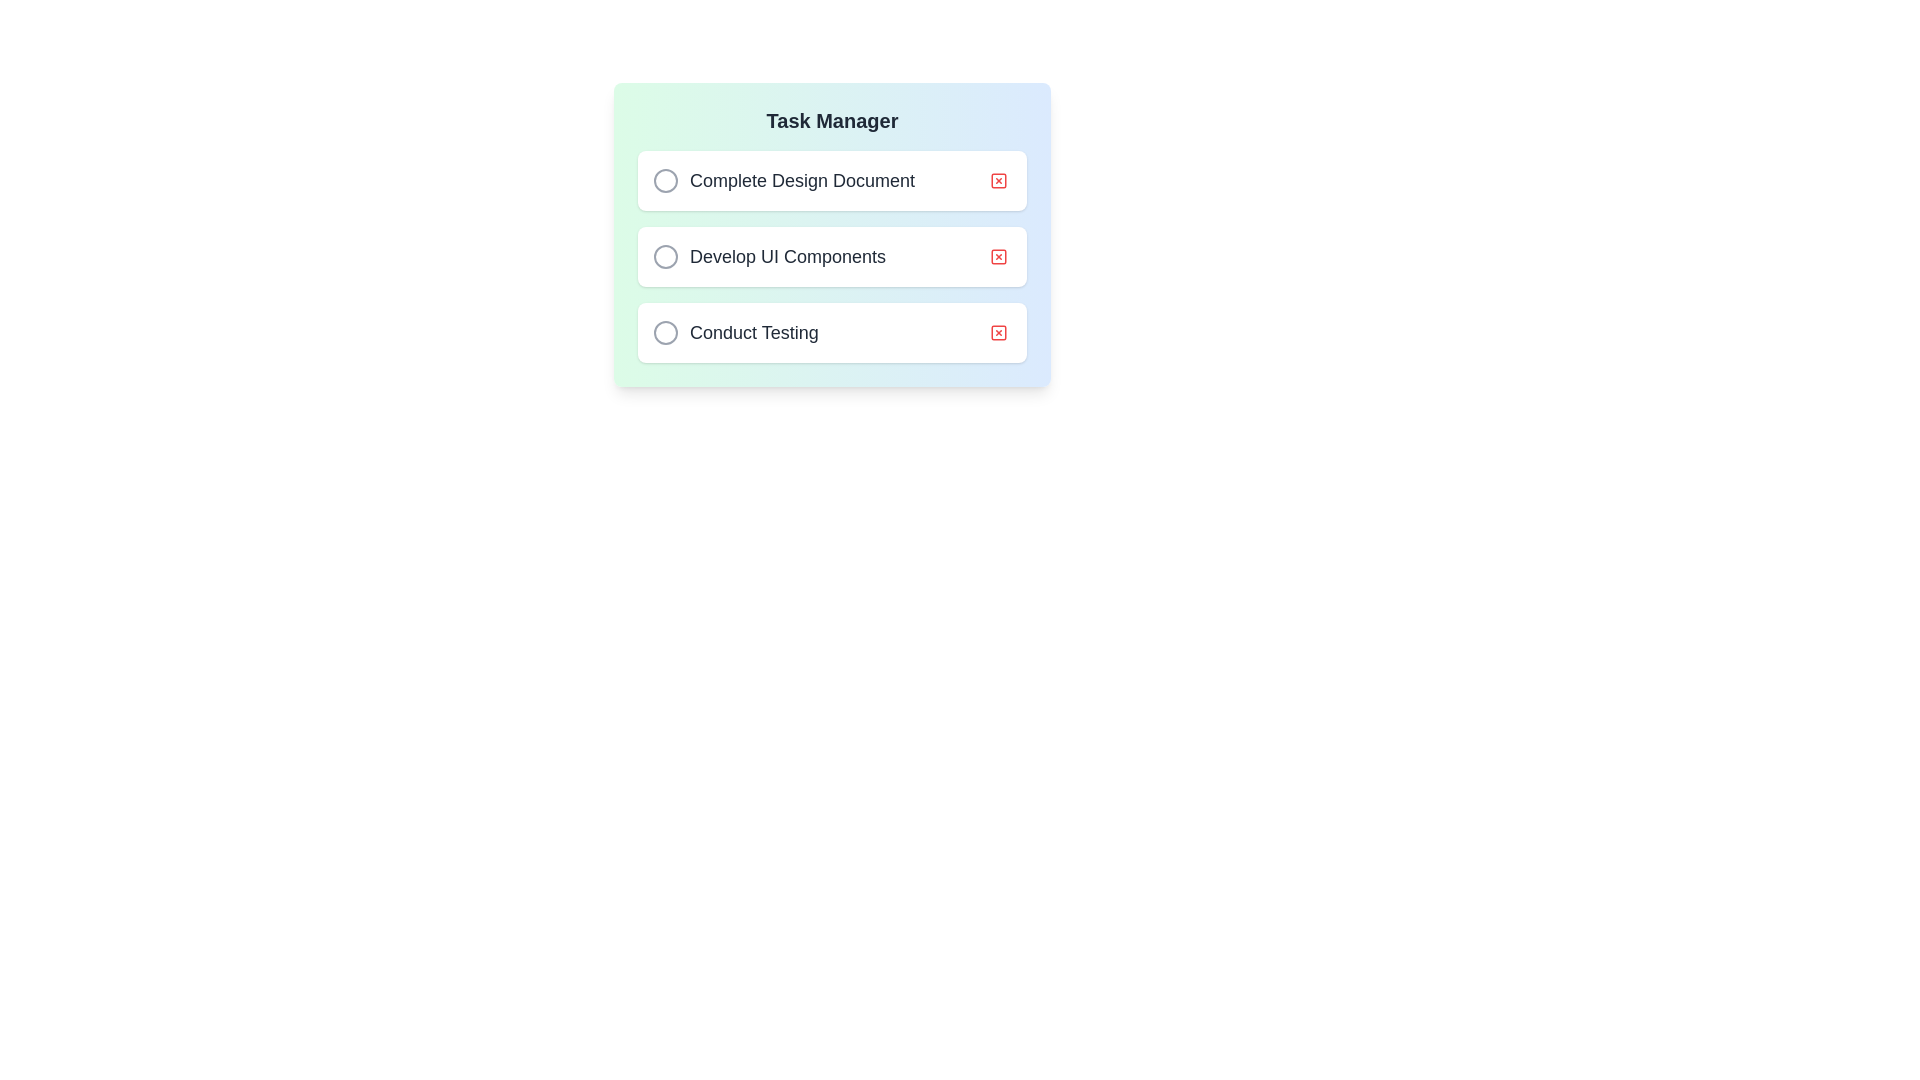 The image size is (1920, 1080). I want to click on the unfilled checkbox element, which is a small square with rounded corners, part of the Task Manager button group, located adjacent to the task title, so click(998, 331).